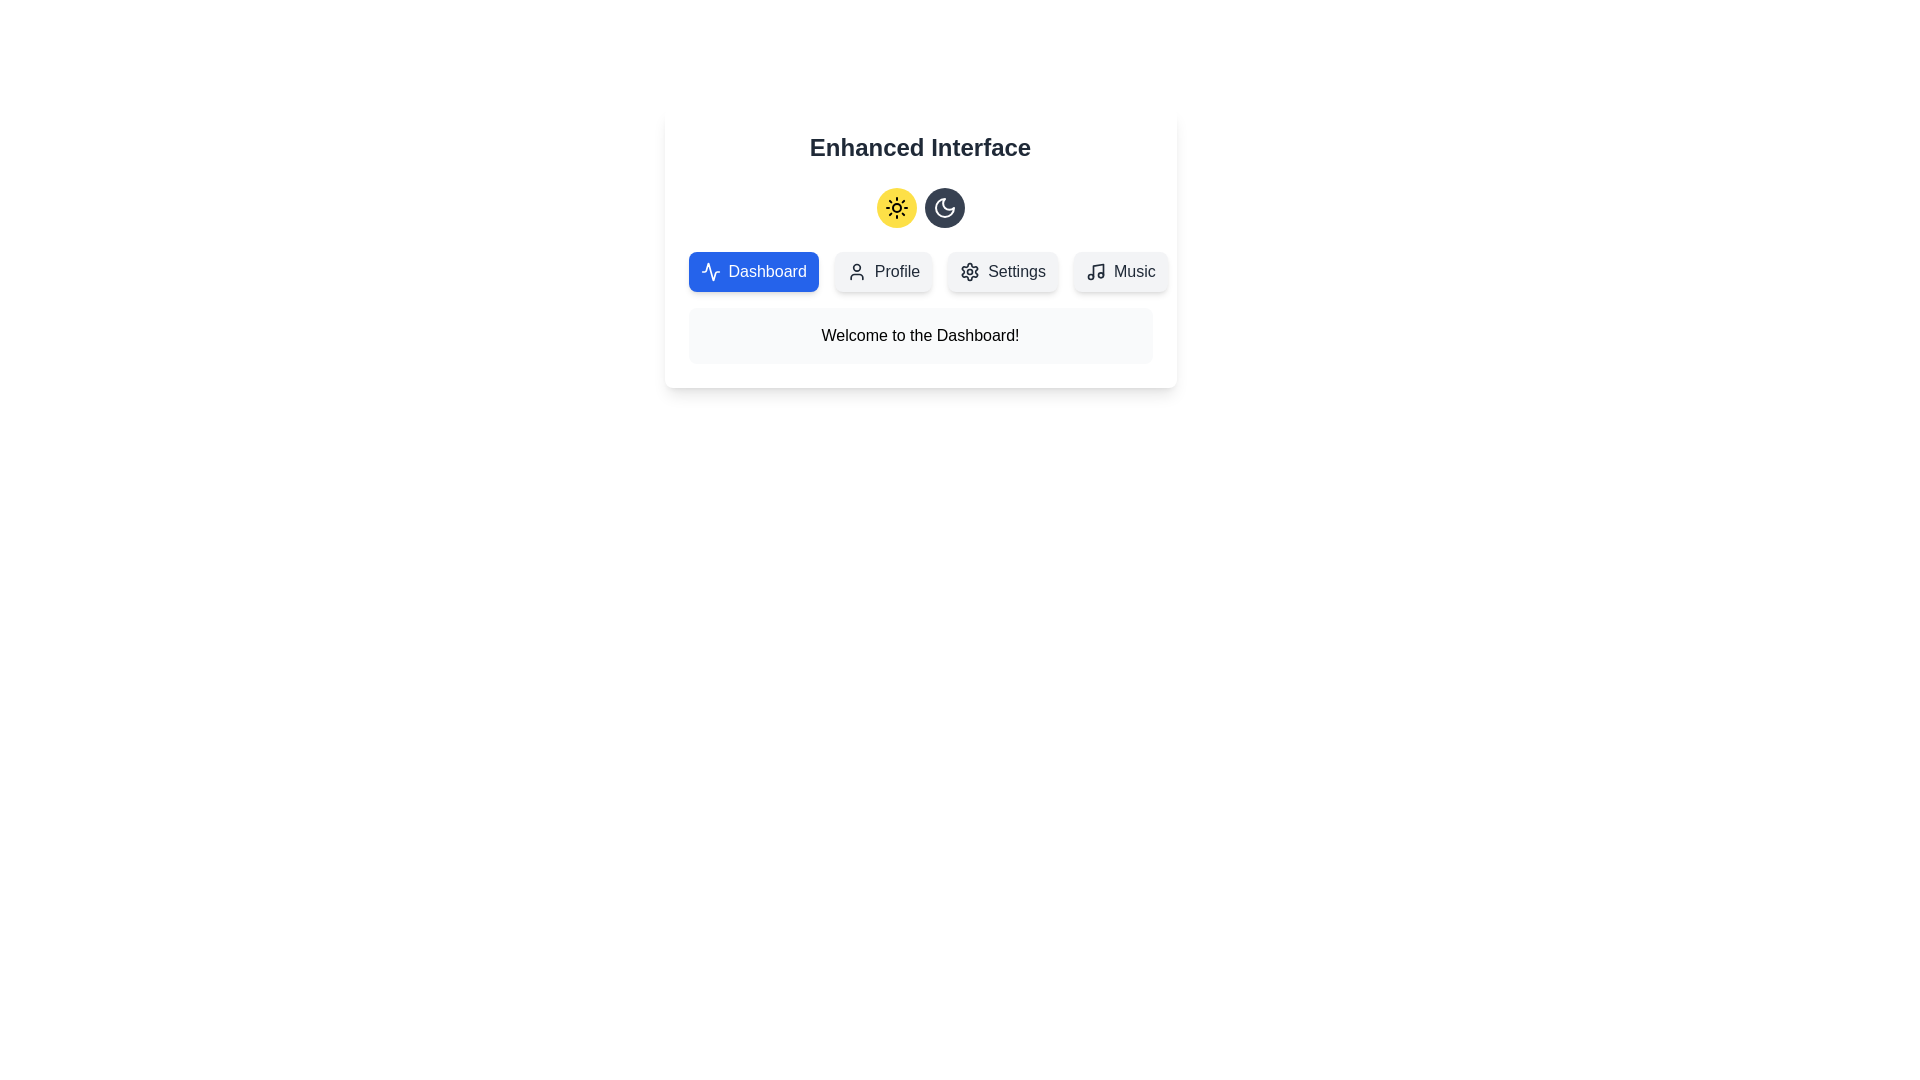 This screenshot has width=1920, height=1080. Describe the element at coordinates (896, 272) in the screenshot. I see `the text label that serves as a link for navigating to the user's profile section` at that location.